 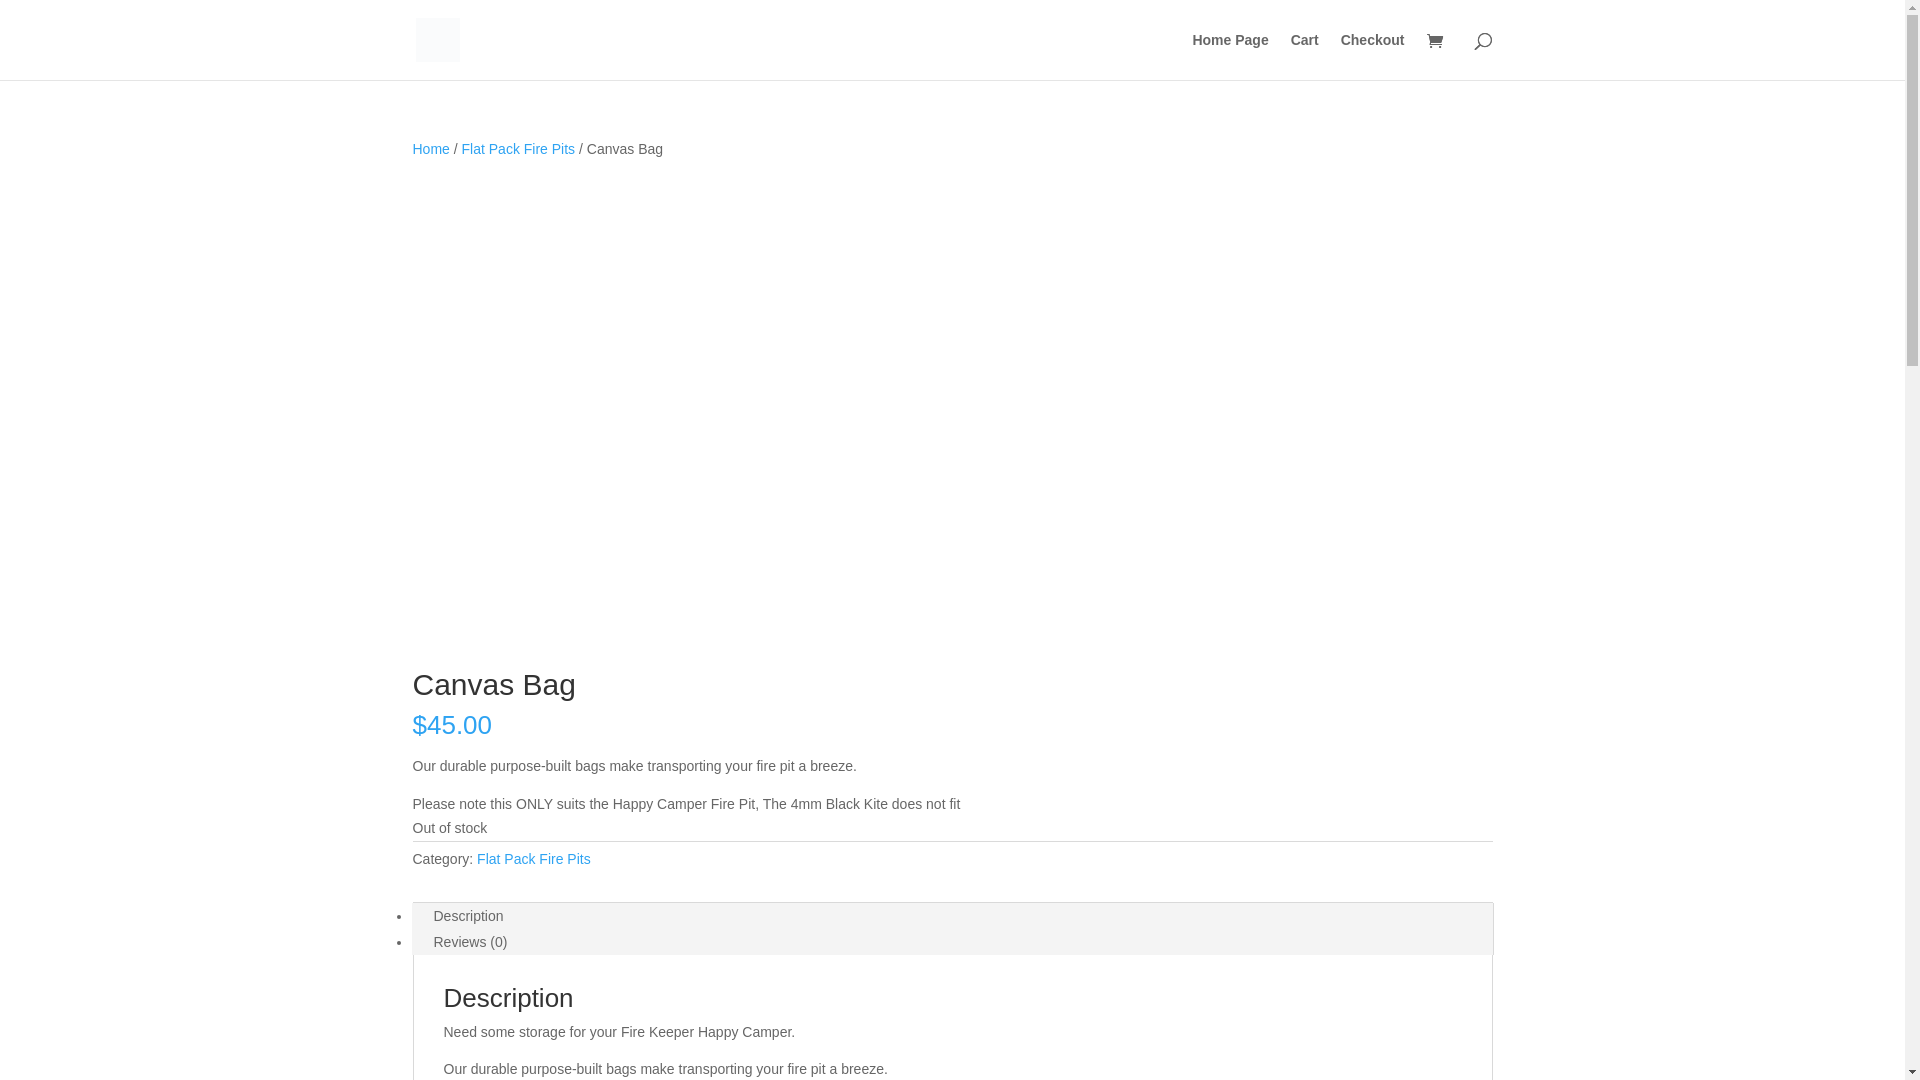 I want to click on 'Flat Pack Fire Pits', so click(x=518, y=148).